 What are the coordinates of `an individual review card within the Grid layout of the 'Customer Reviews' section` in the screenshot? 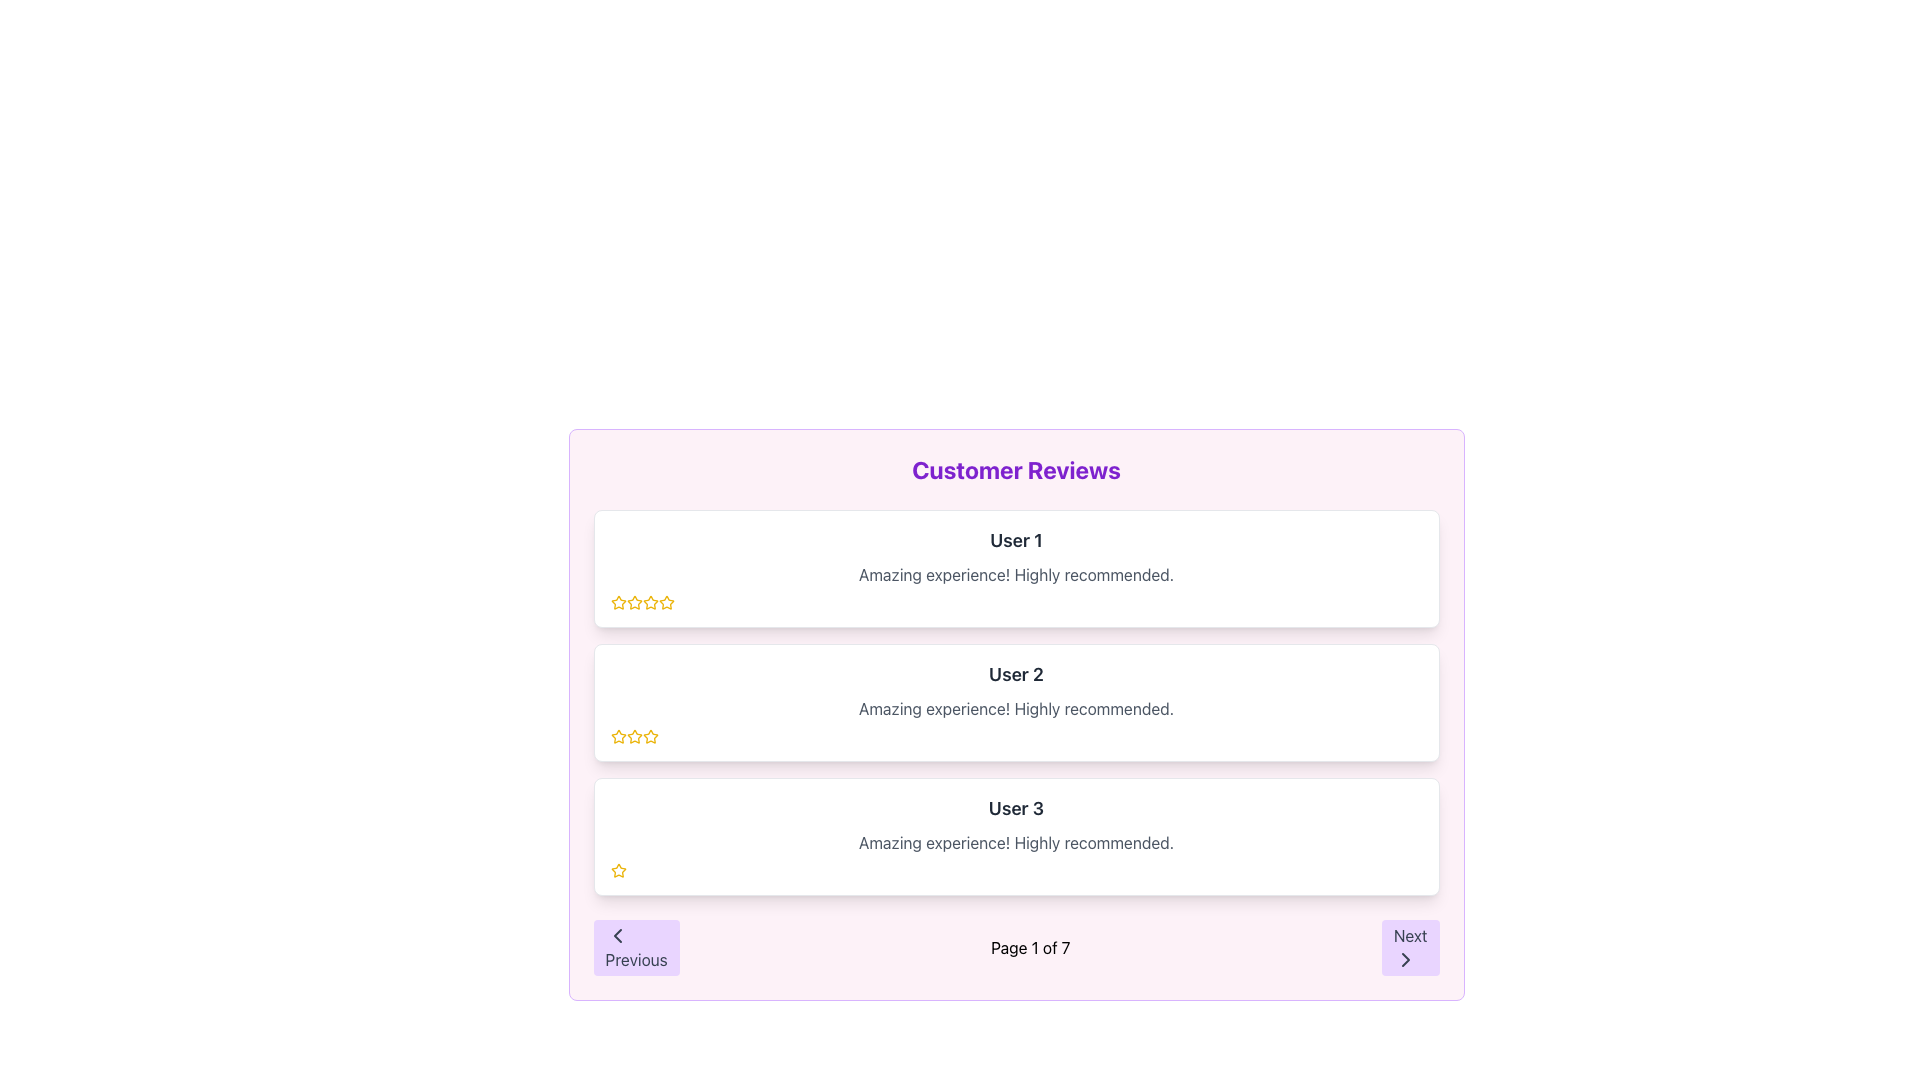 It's located at (1016, 701).